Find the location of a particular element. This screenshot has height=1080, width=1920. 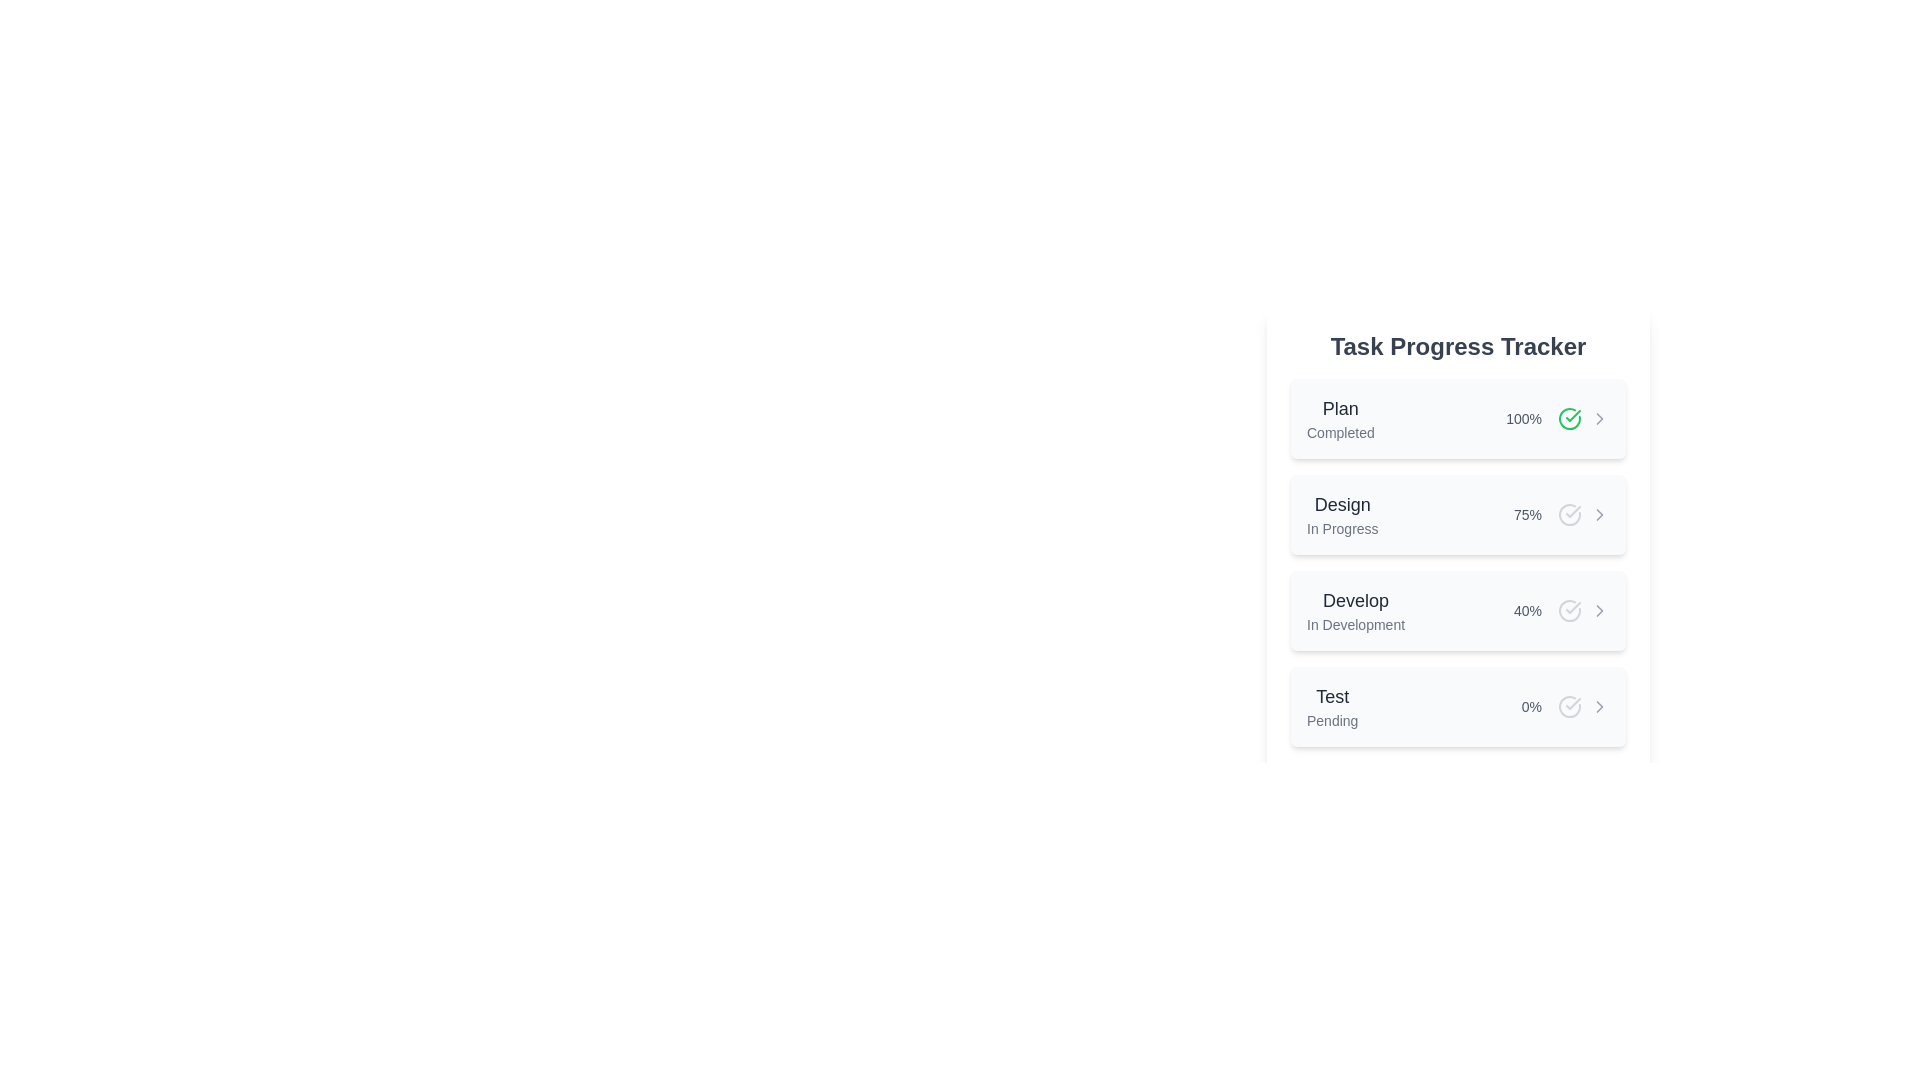

the graphical status indicator icon for the 'Test' task, located to the right of the '0%' text in the task progress tracker is located at coordinates (1568, 705).